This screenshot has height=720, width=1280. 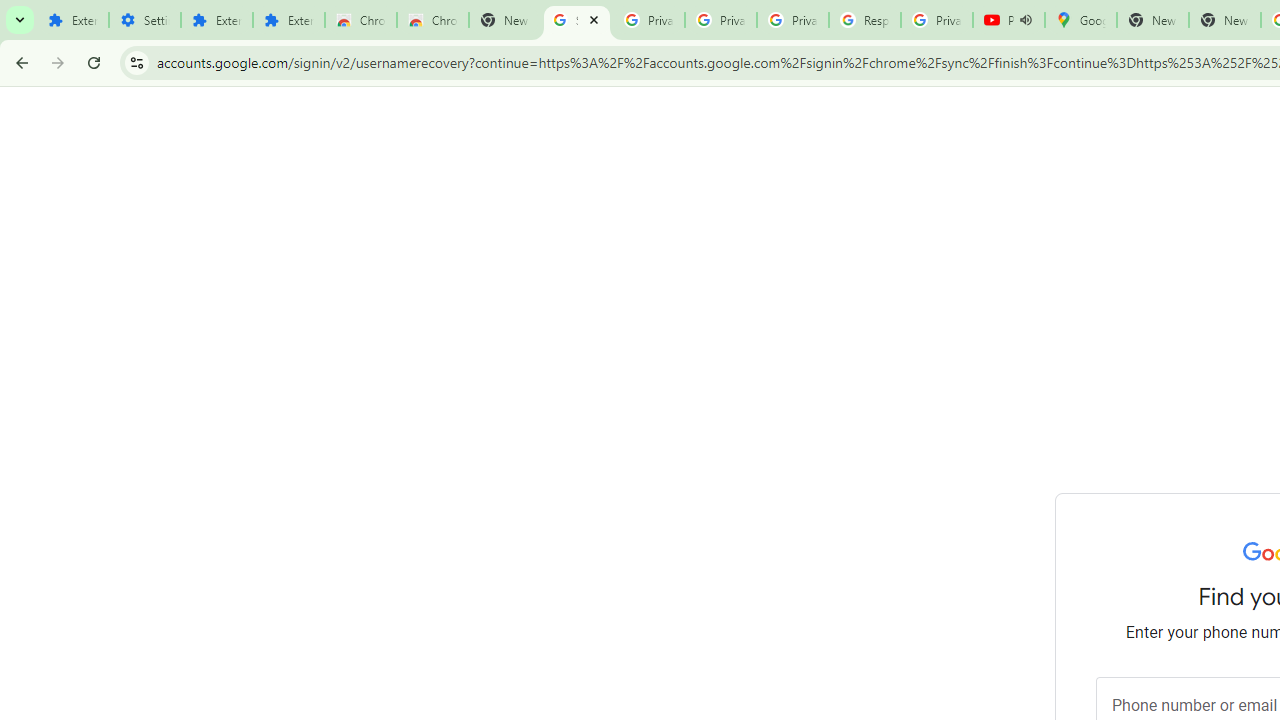 What do you see at coordinates (1025, 20) in the screenshot?
I see `'Mute tab'` at bounding box center [1025, 20].